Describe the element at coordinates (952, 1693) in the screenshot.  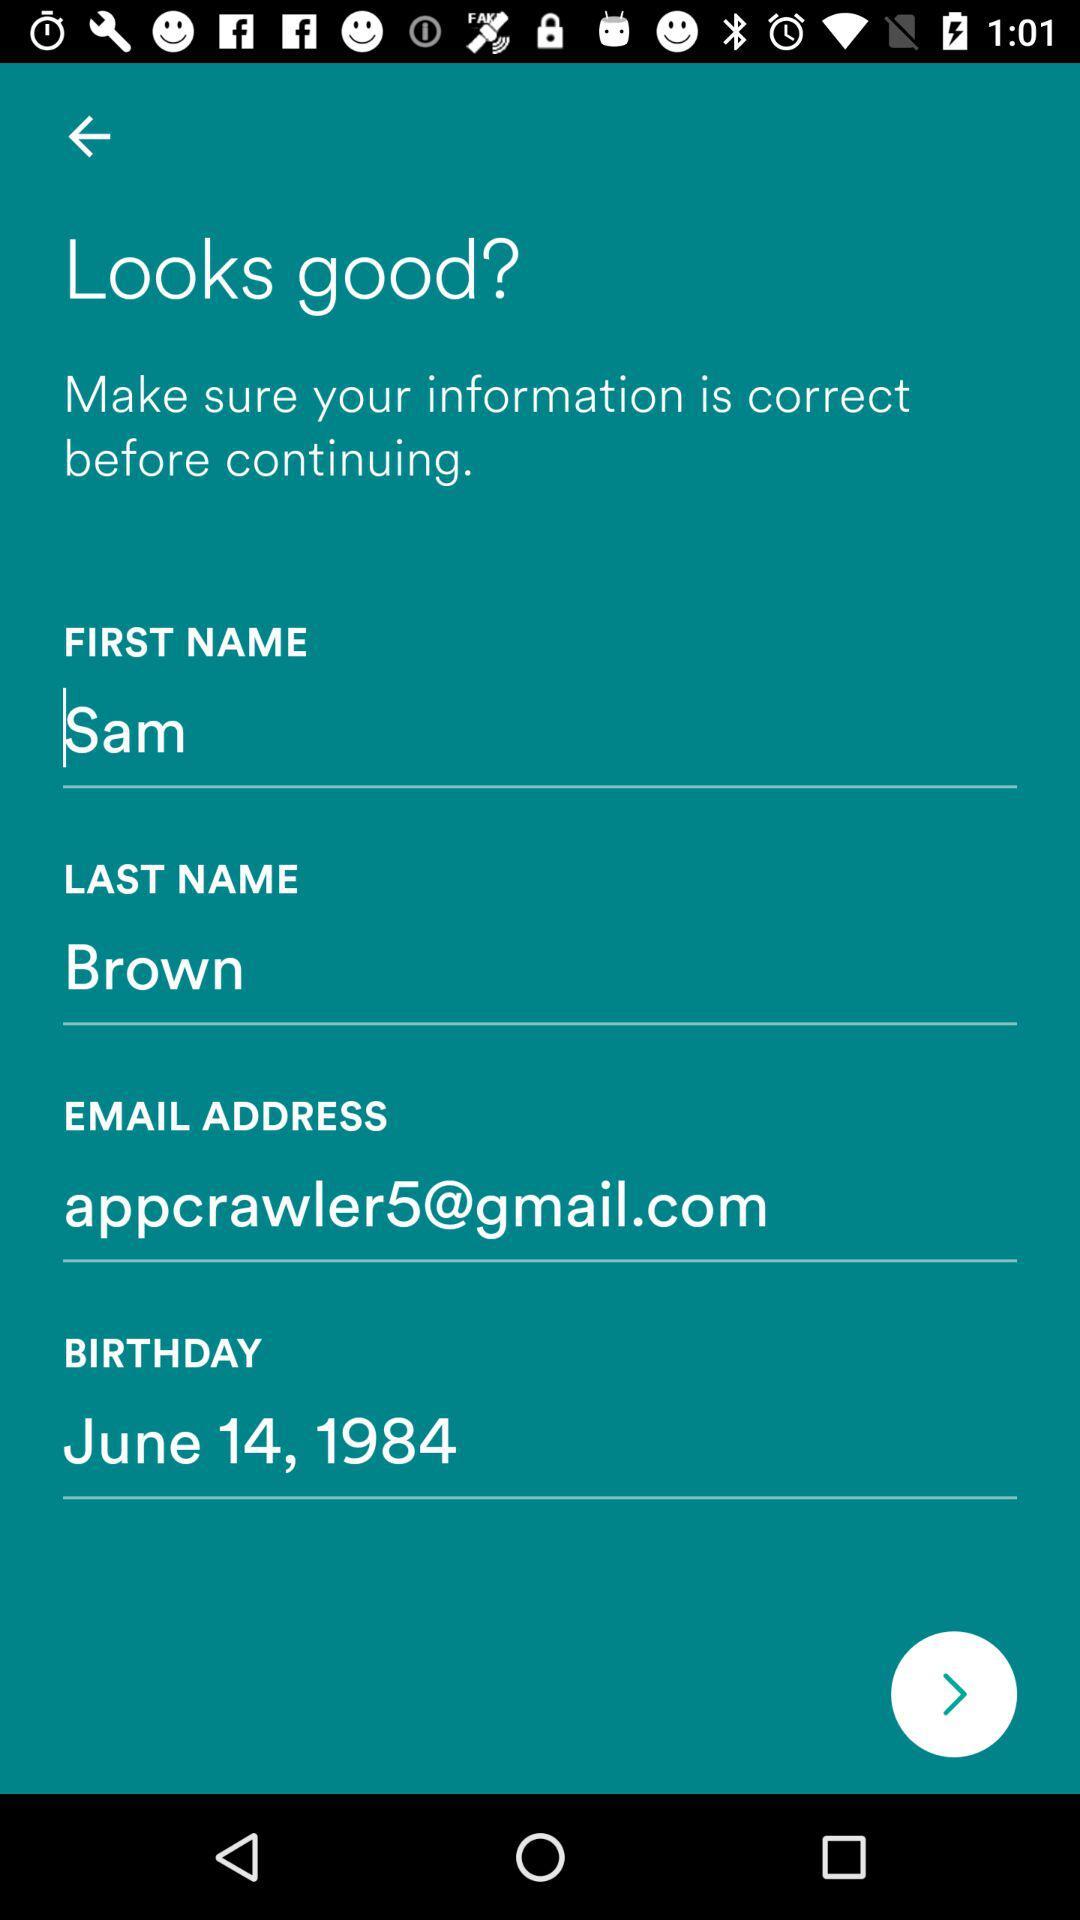
I see `next page` at that location.